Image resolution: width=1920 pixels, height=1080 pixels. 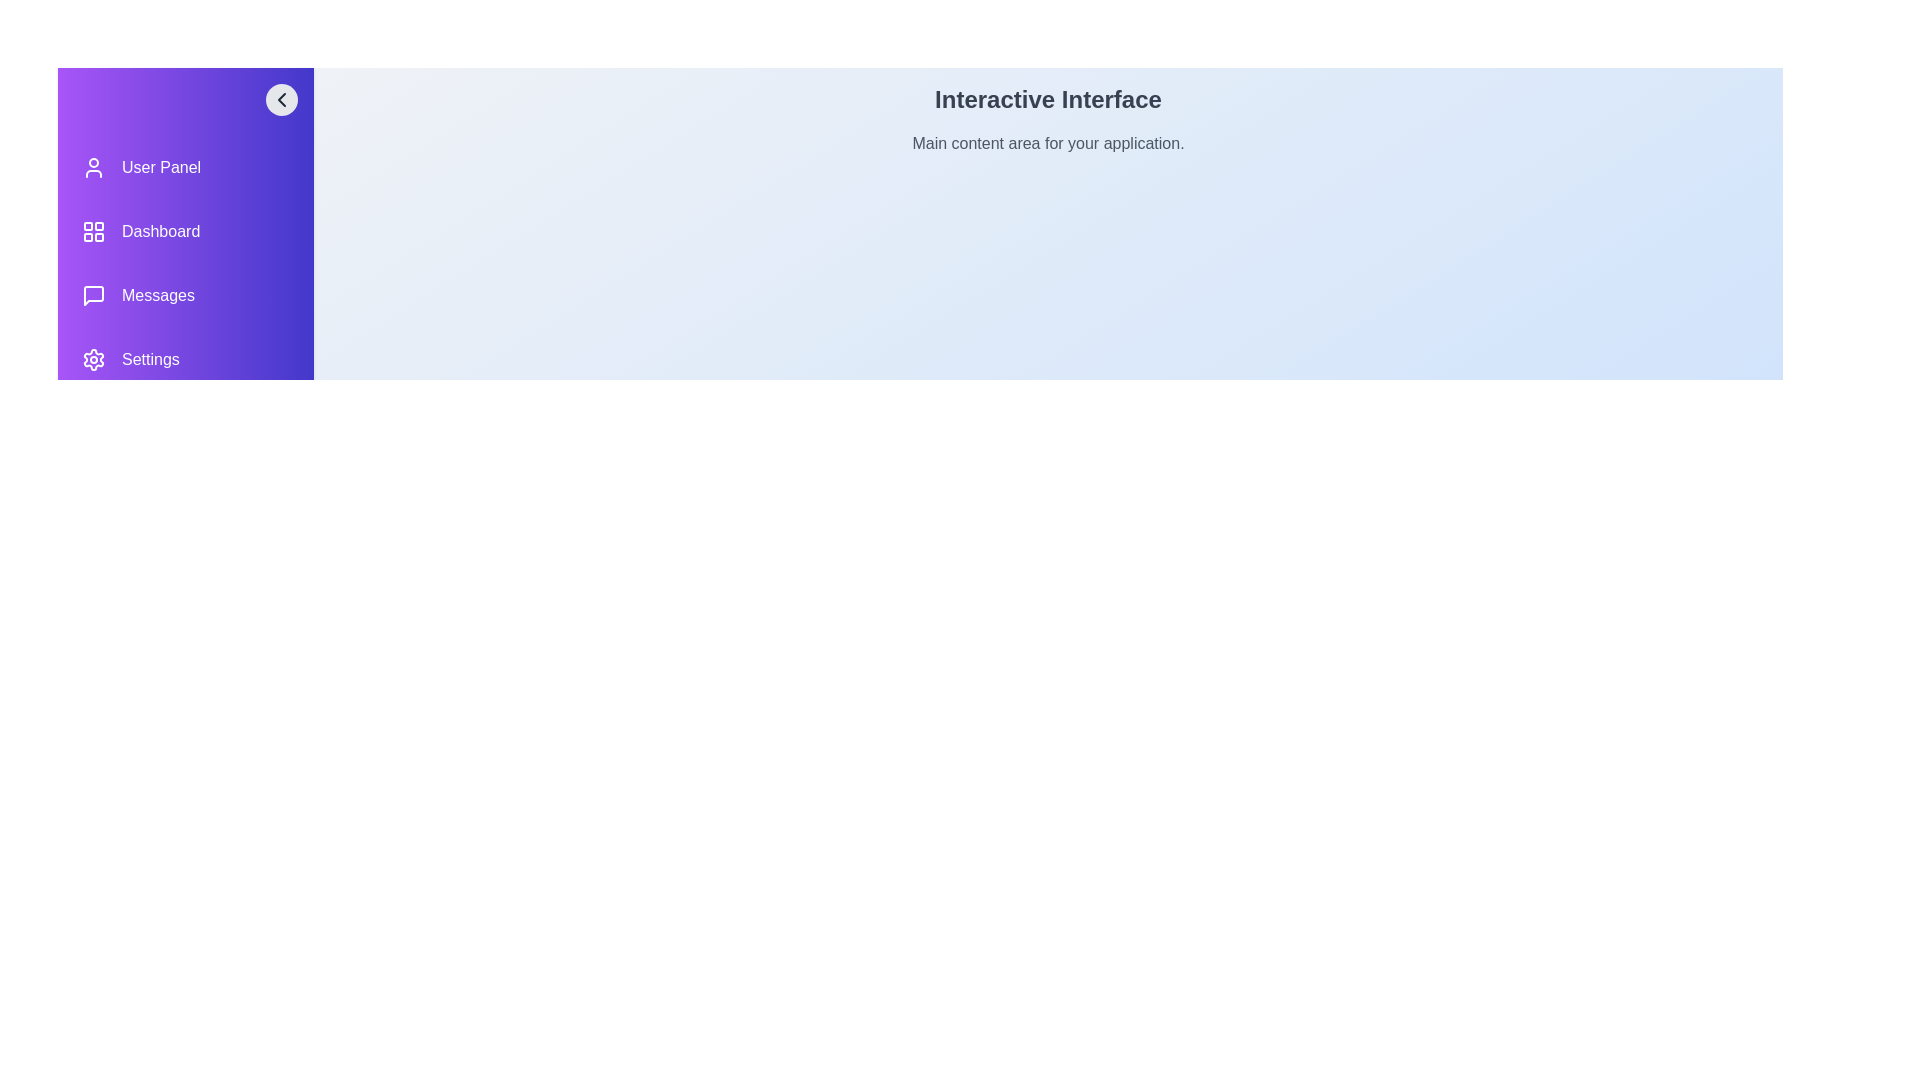 I want to click on the menu item labeled Dashboard to navigate to its associated section, so click(x=186, y=230).